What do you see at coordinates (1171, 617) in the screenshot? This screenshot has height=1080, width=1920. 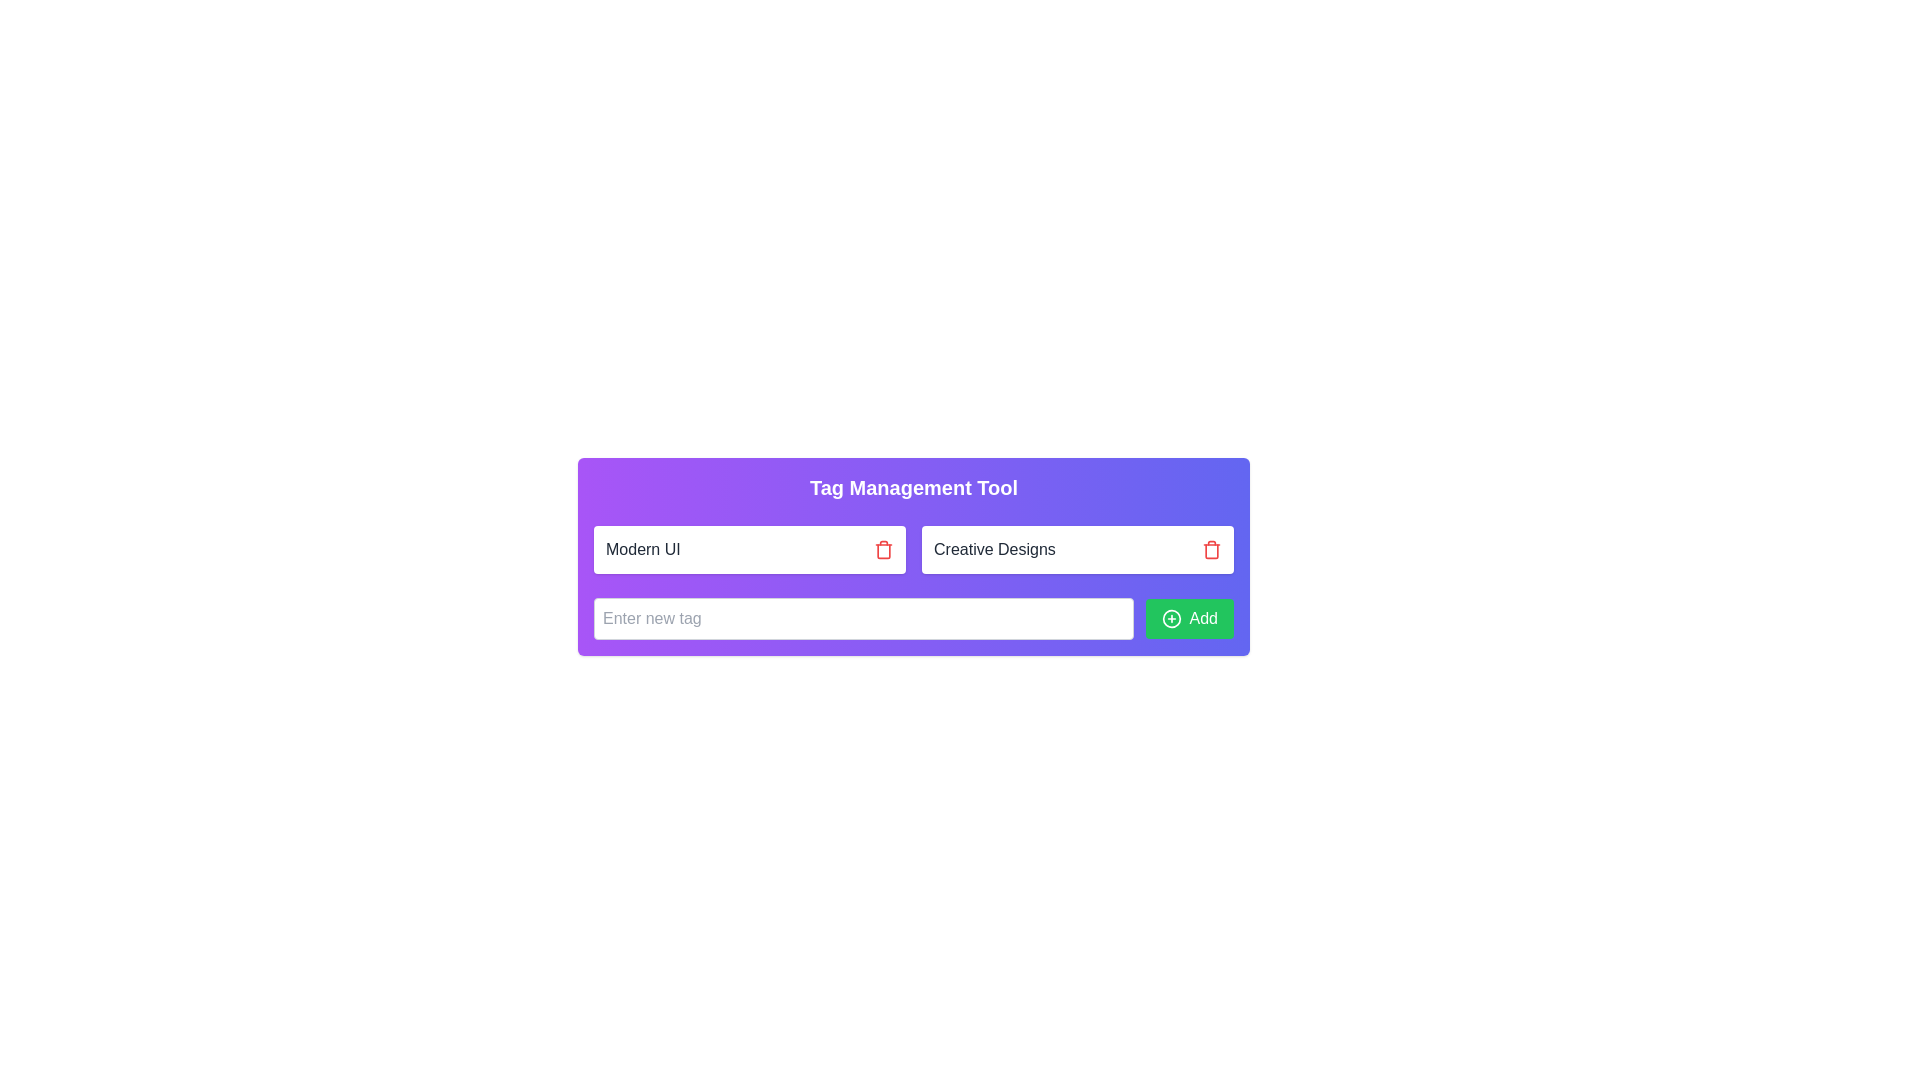 I see `the circular icon with a plus symbol inside, featuring a green background located near the 'Add' label` at bounding box center [1171, 617].